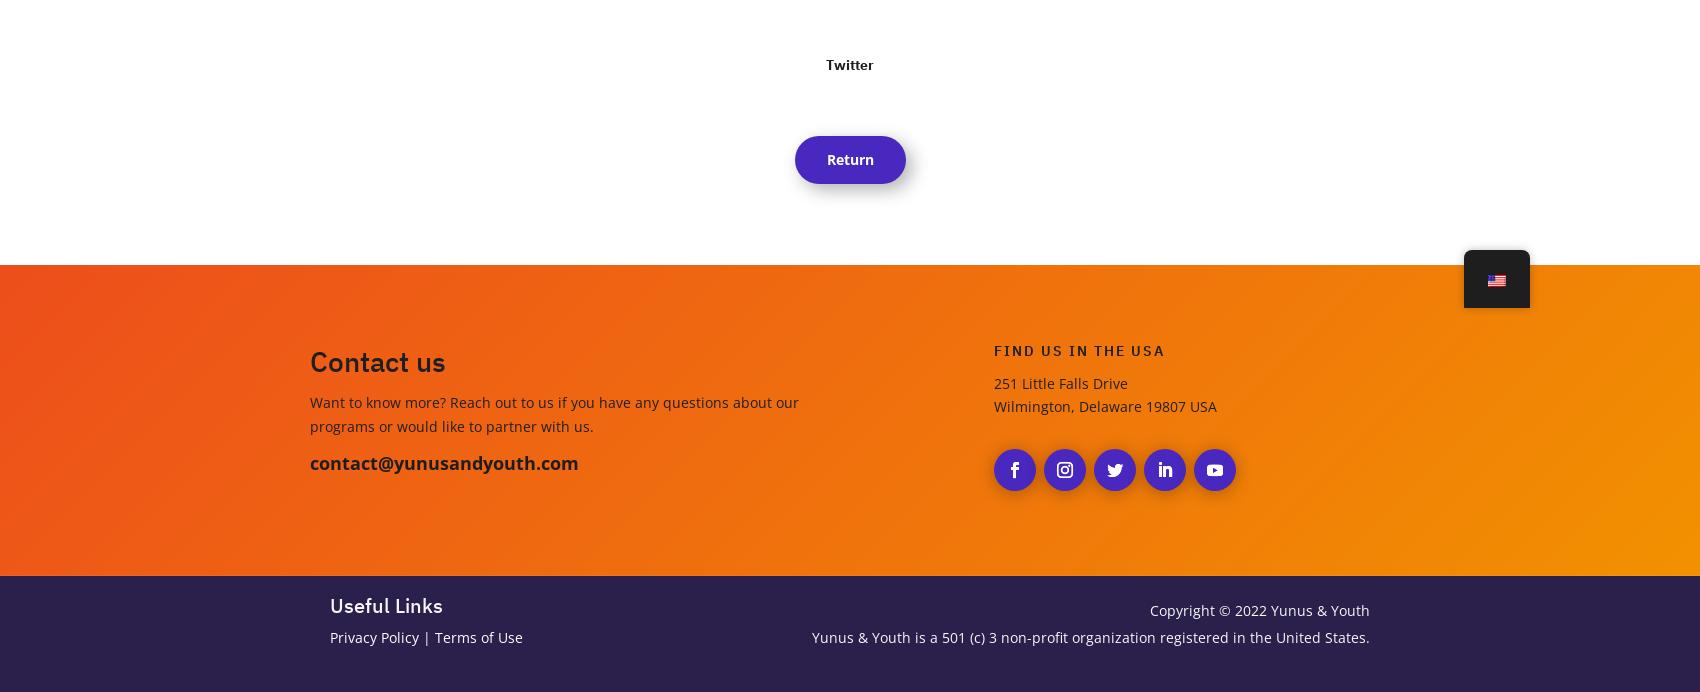  I want to click on 'Contact us', so click(310, 361).